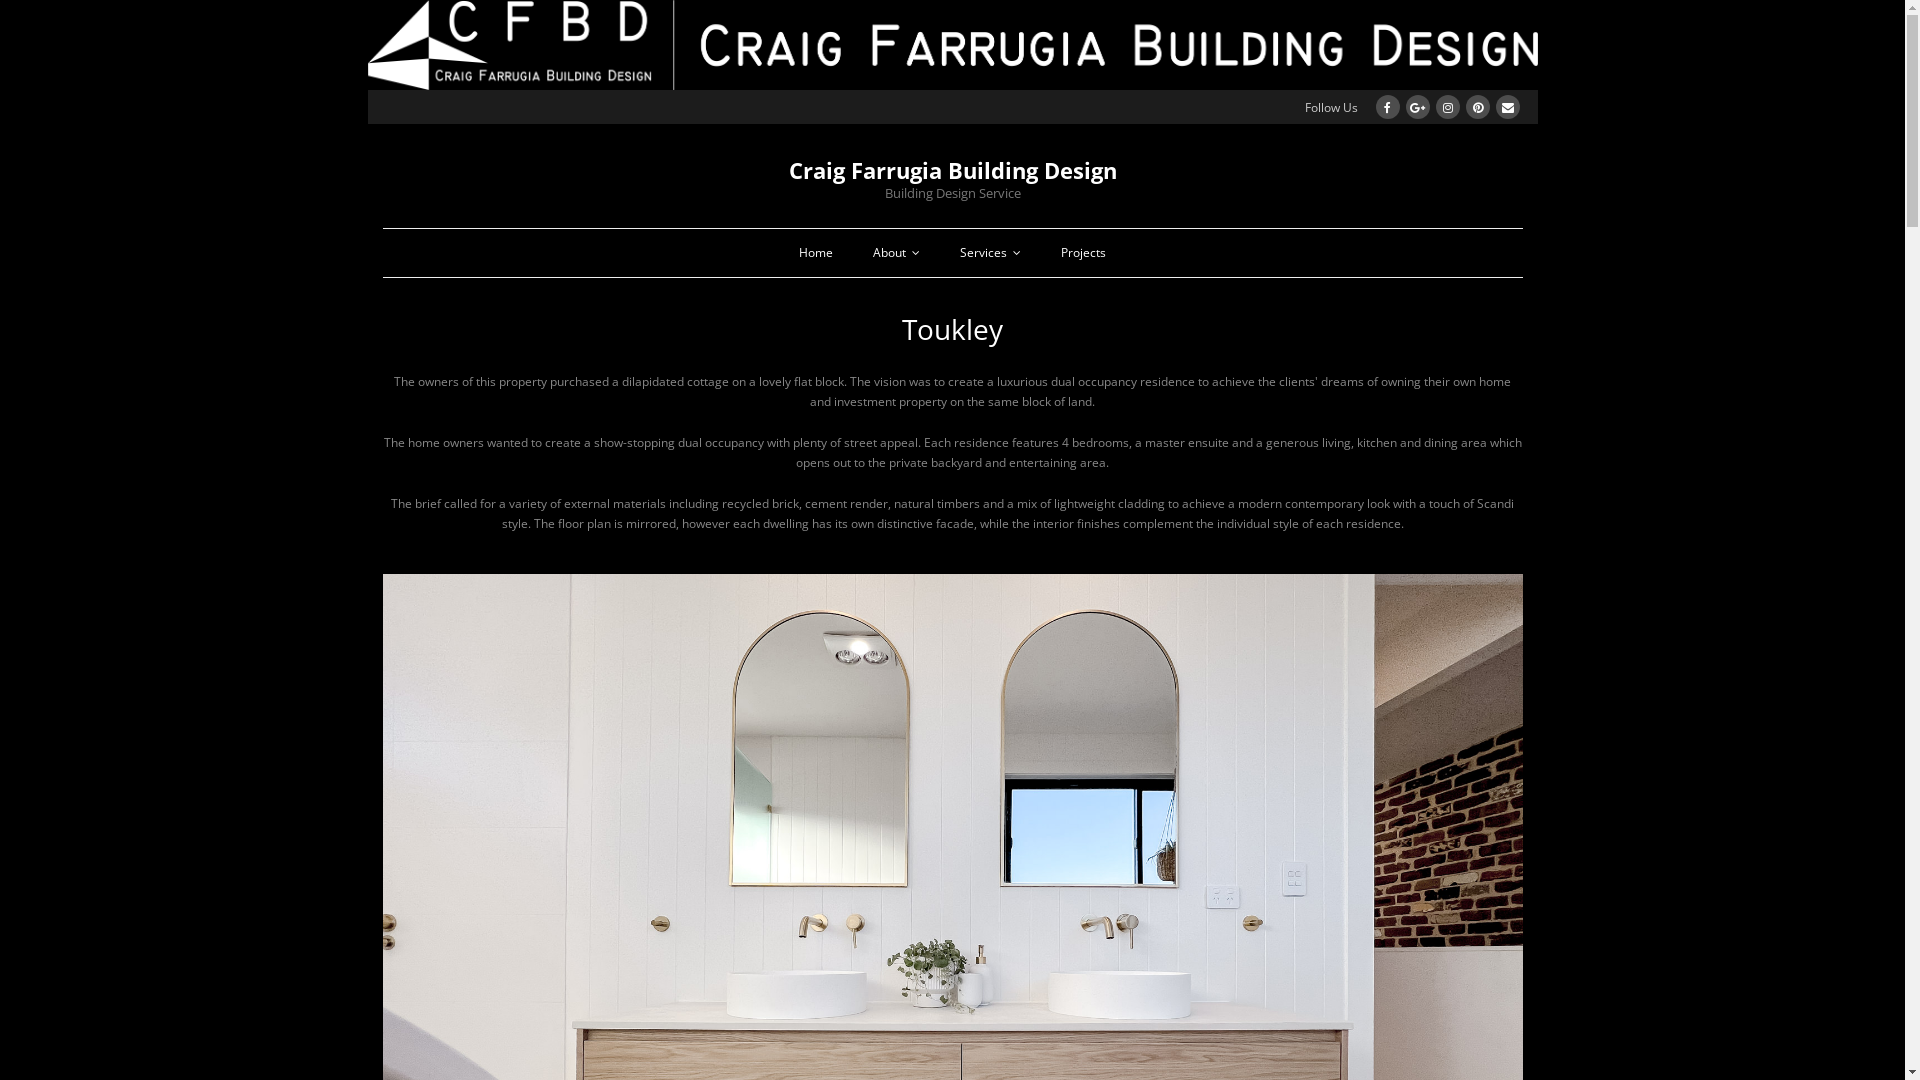 Image resolution: width=1920 pixels, height=1080 pixels. I want to click on 'Projects', so click(1082, 252).